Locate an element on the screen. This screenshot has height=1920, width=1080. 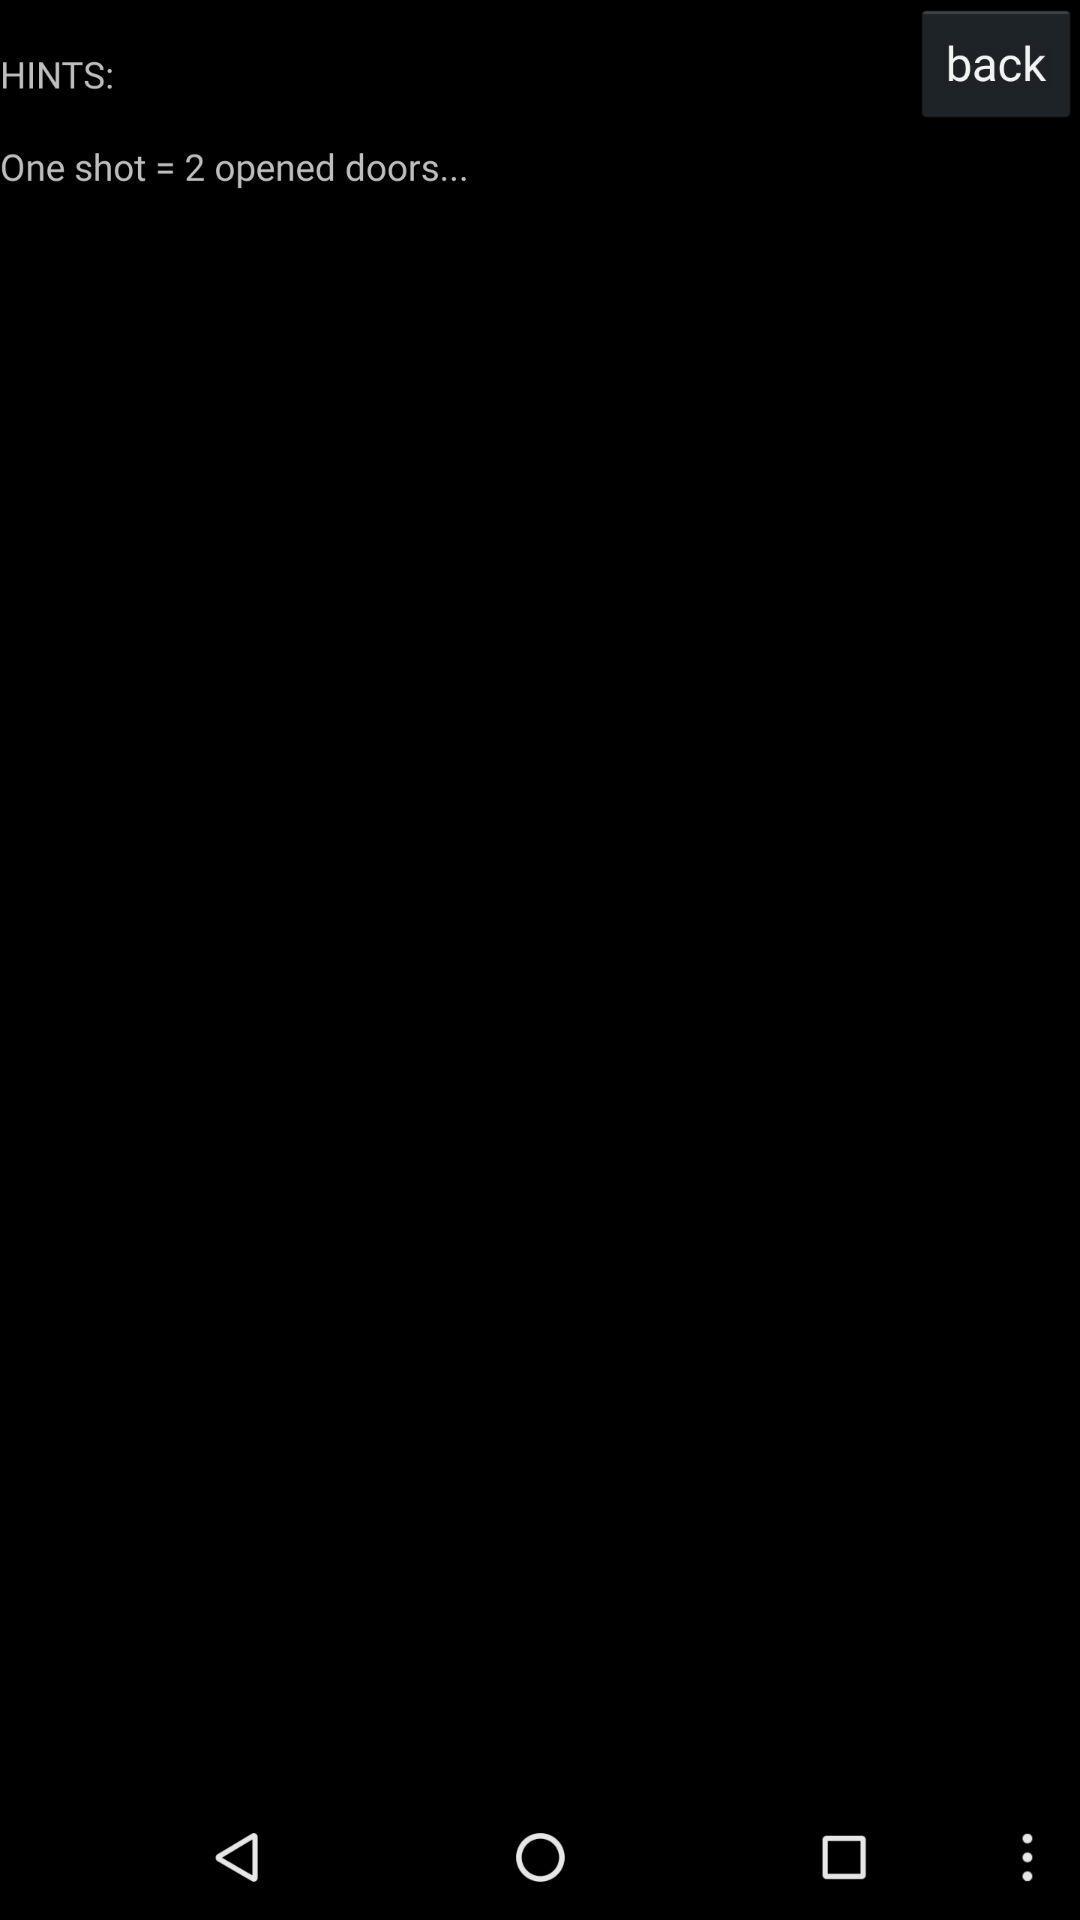
back at the top right corner is located at coordinates (995, 62).